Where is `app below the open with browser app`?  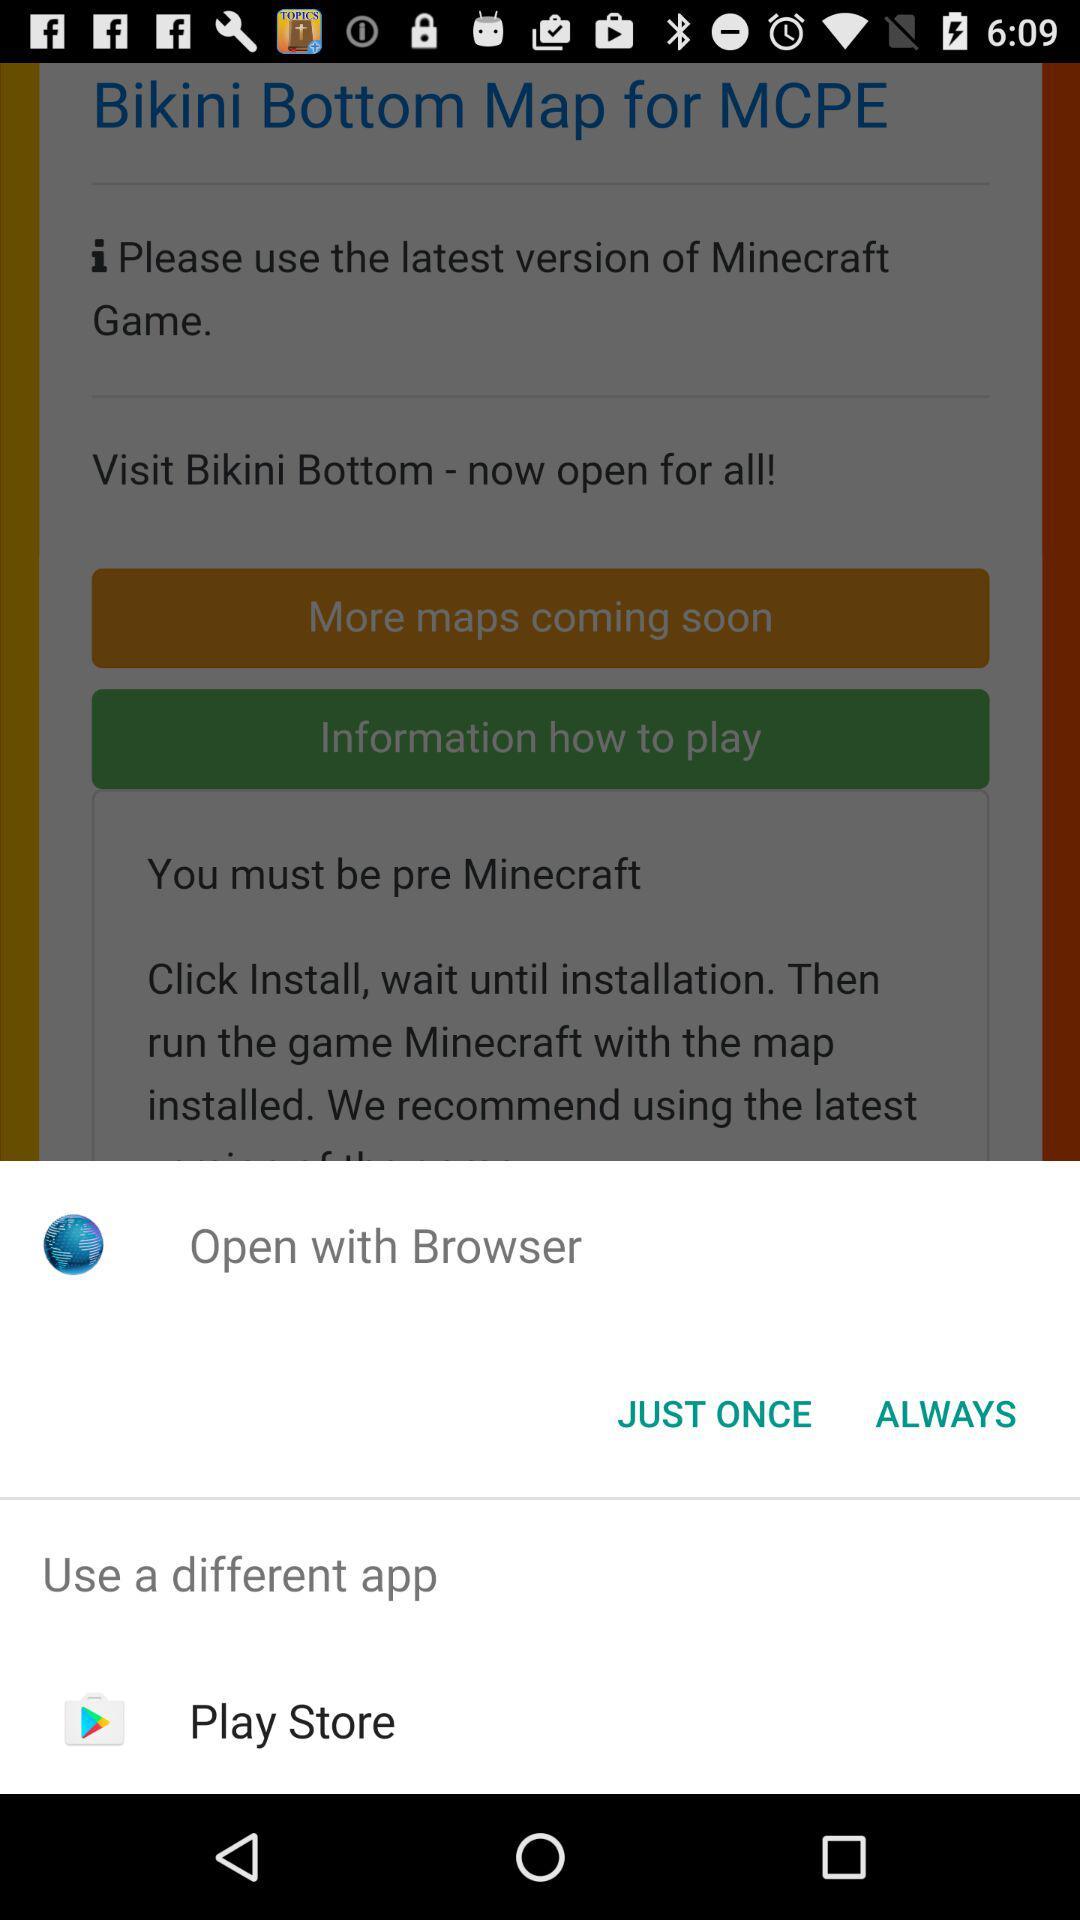
app below the open with browser app is located at coordinates (945, 1411).